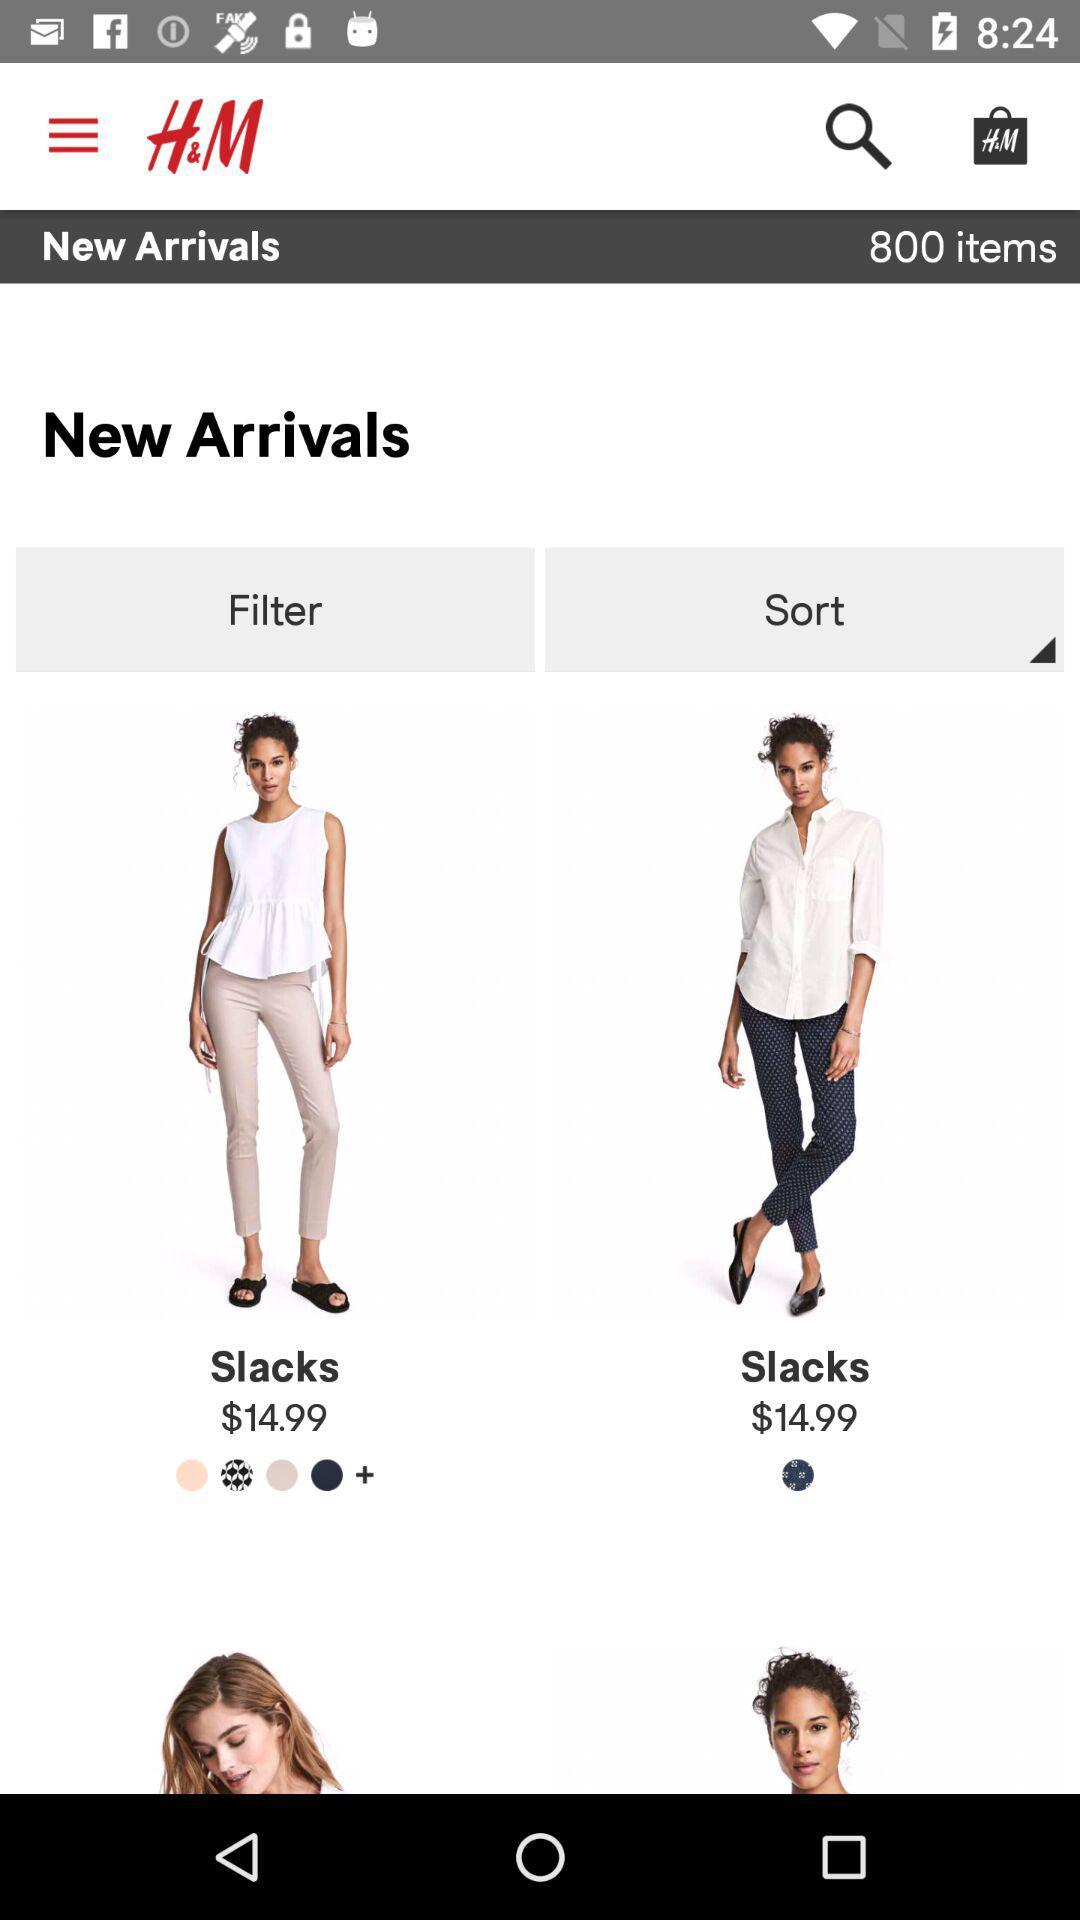  Describe the element at coordinates (275, 609) in the screenshot. I see `the filter` at that location.